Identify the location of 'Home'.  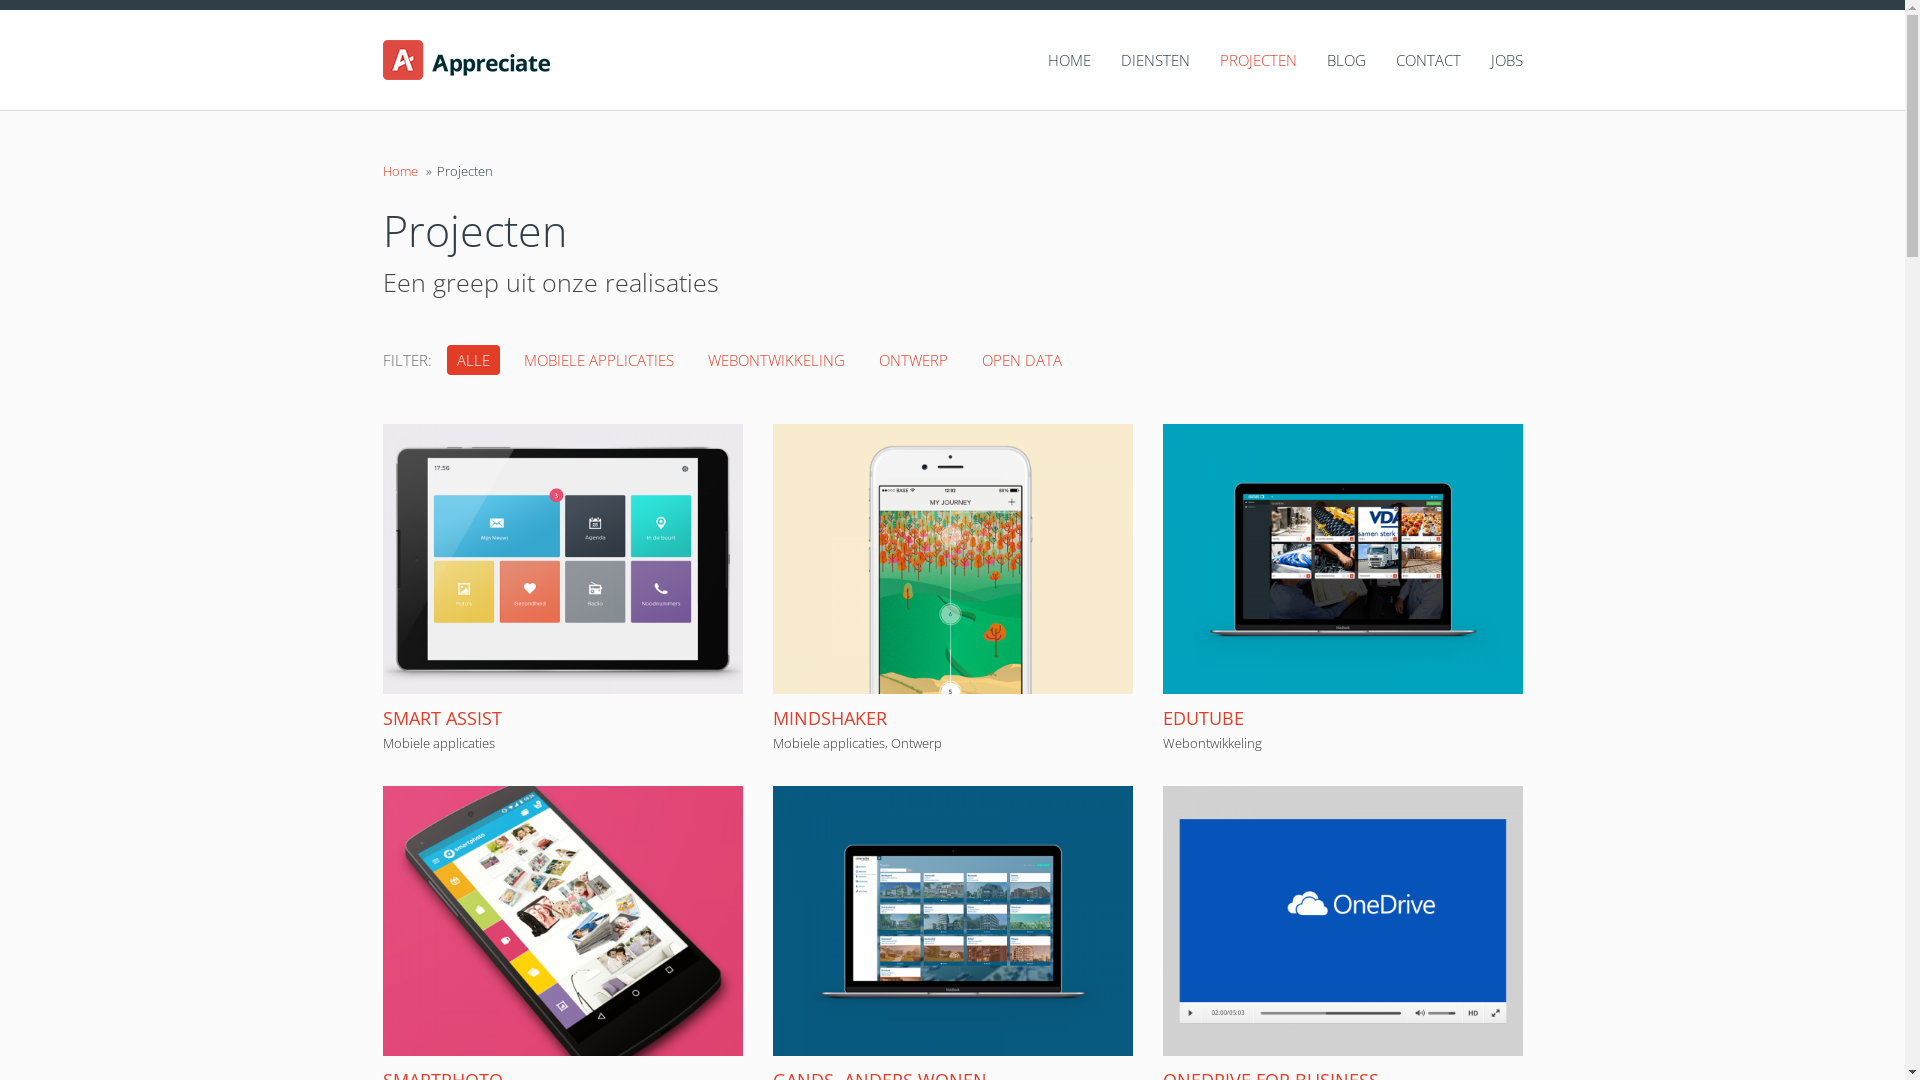
(399, 169).